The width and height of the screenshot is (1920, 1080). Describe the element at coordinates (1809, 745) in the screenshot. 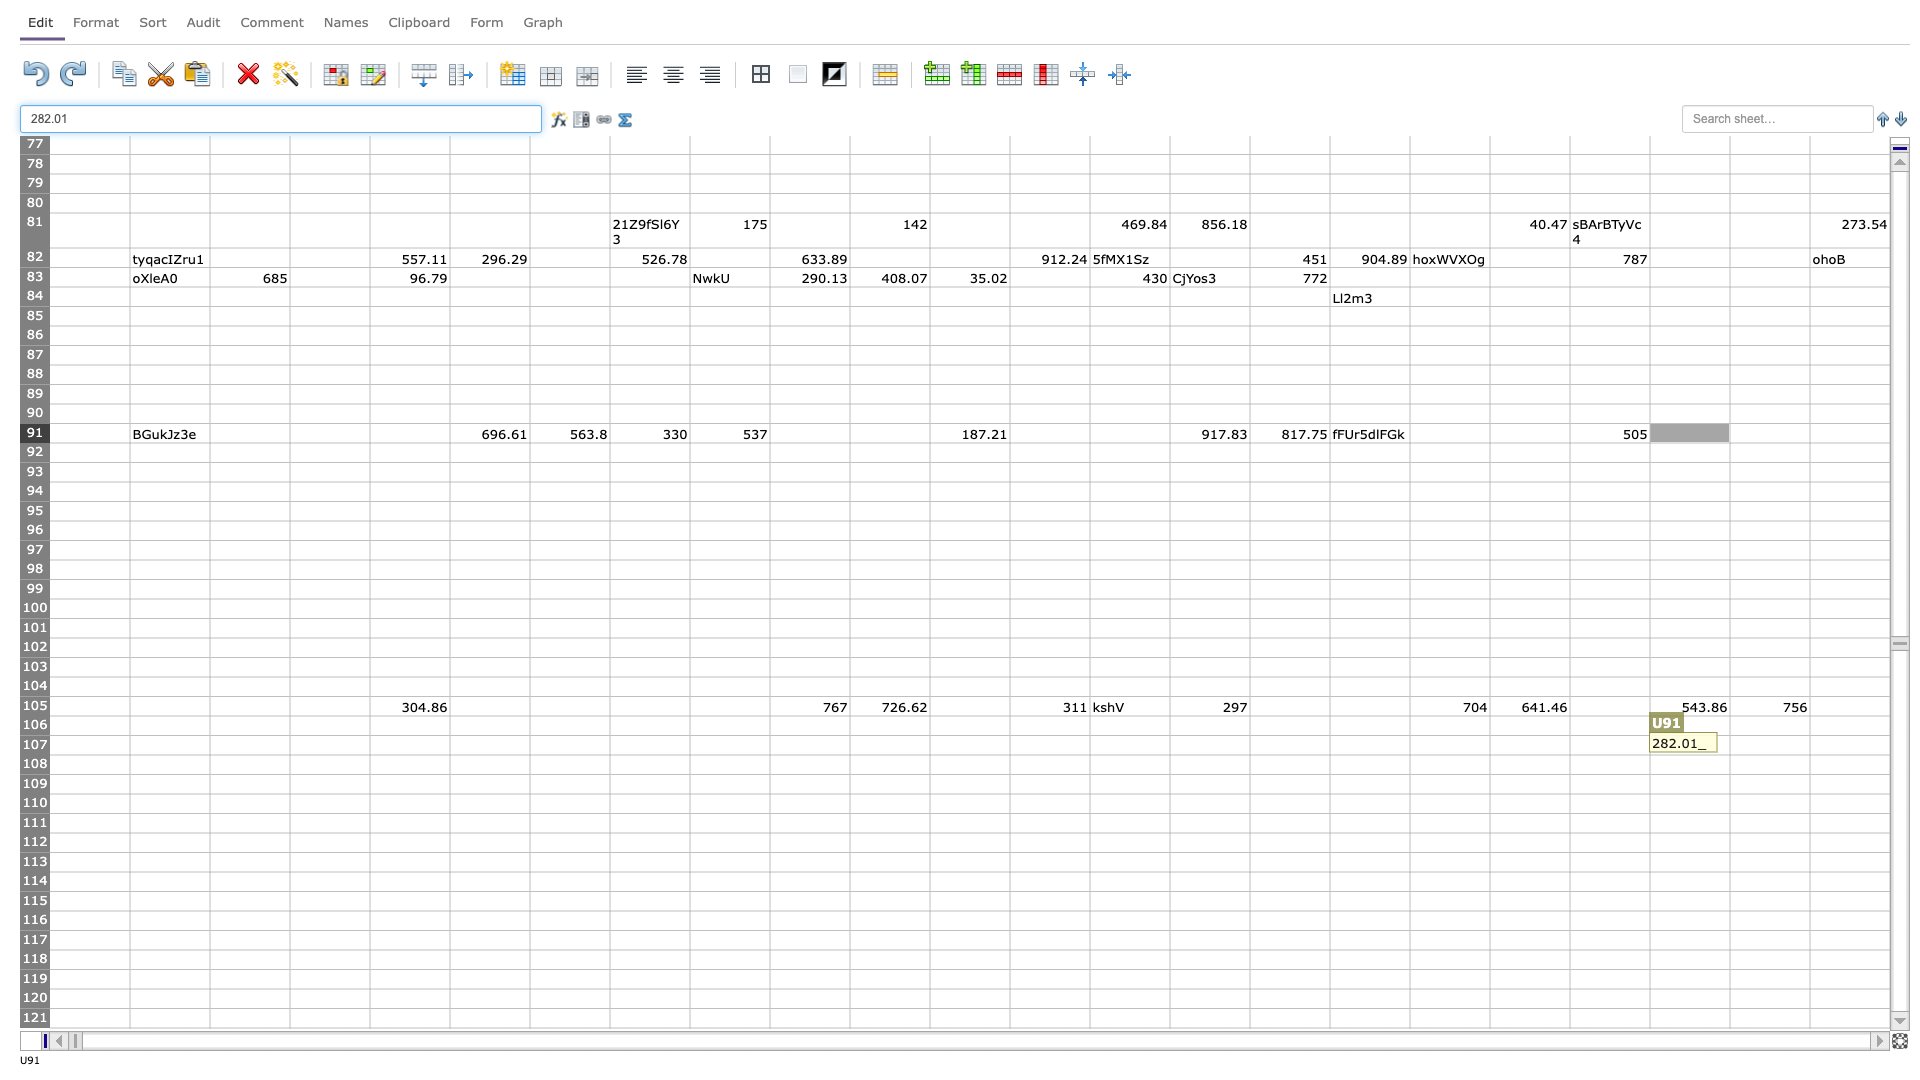

I see `Right border of cell V-107` at that location.